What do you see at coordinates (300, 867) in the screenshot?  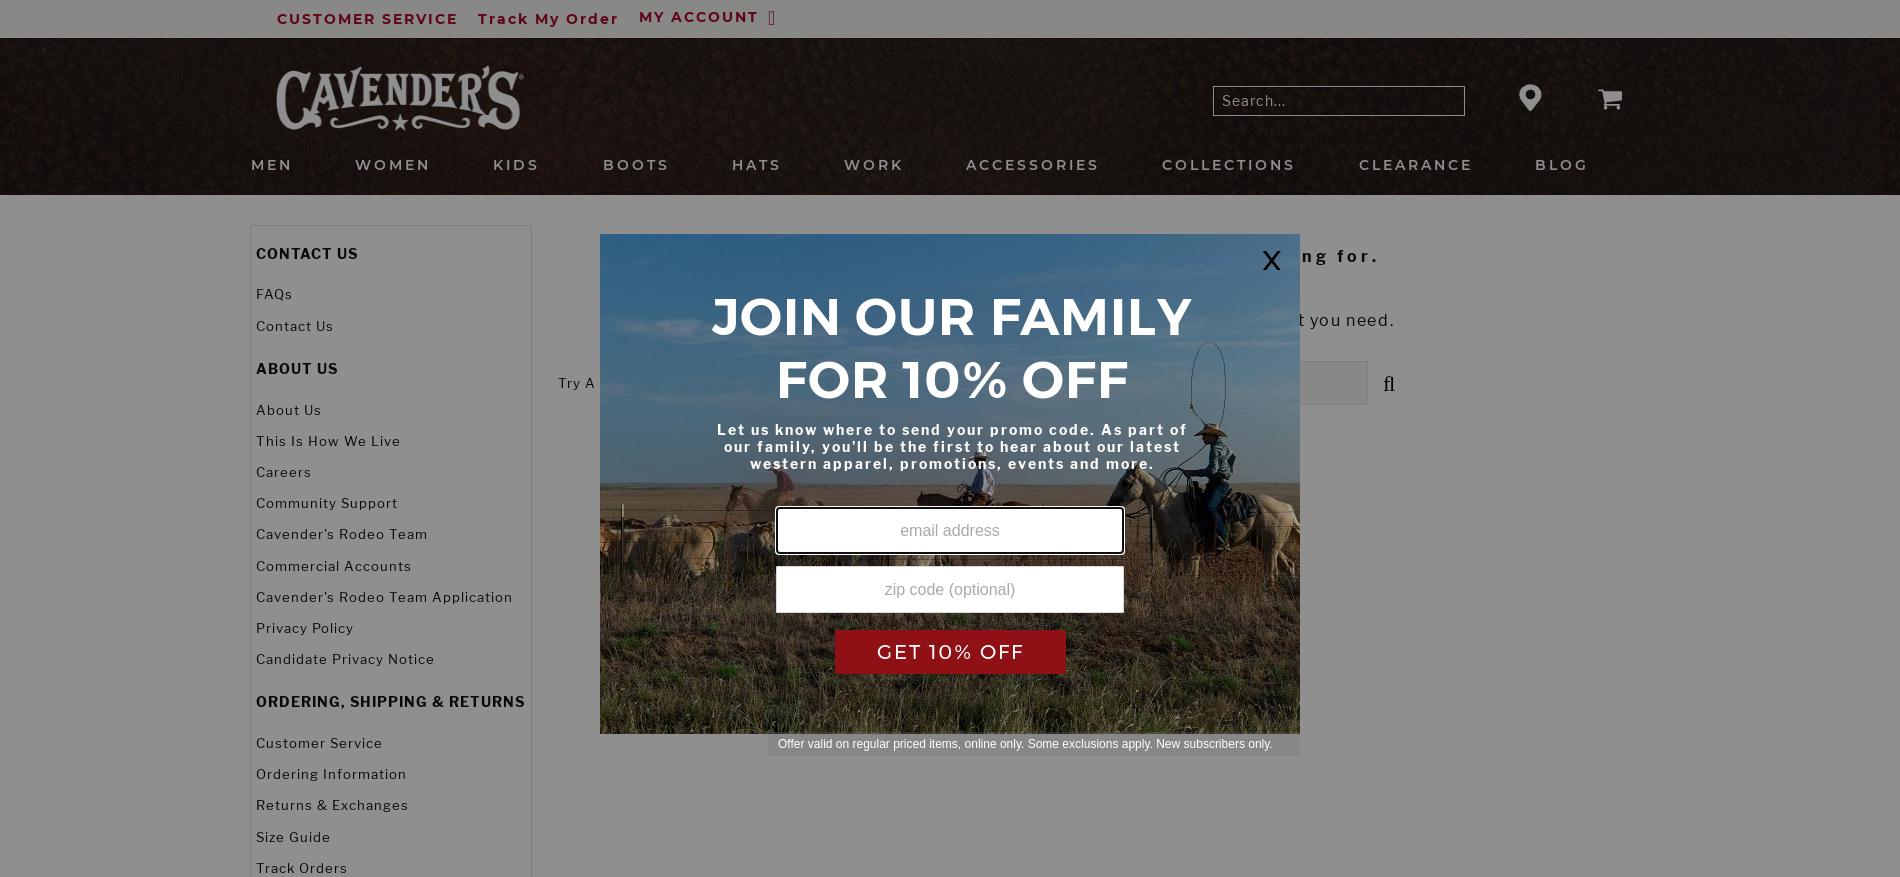 I see `'Track Orders'` at bounding box center [300, 867].